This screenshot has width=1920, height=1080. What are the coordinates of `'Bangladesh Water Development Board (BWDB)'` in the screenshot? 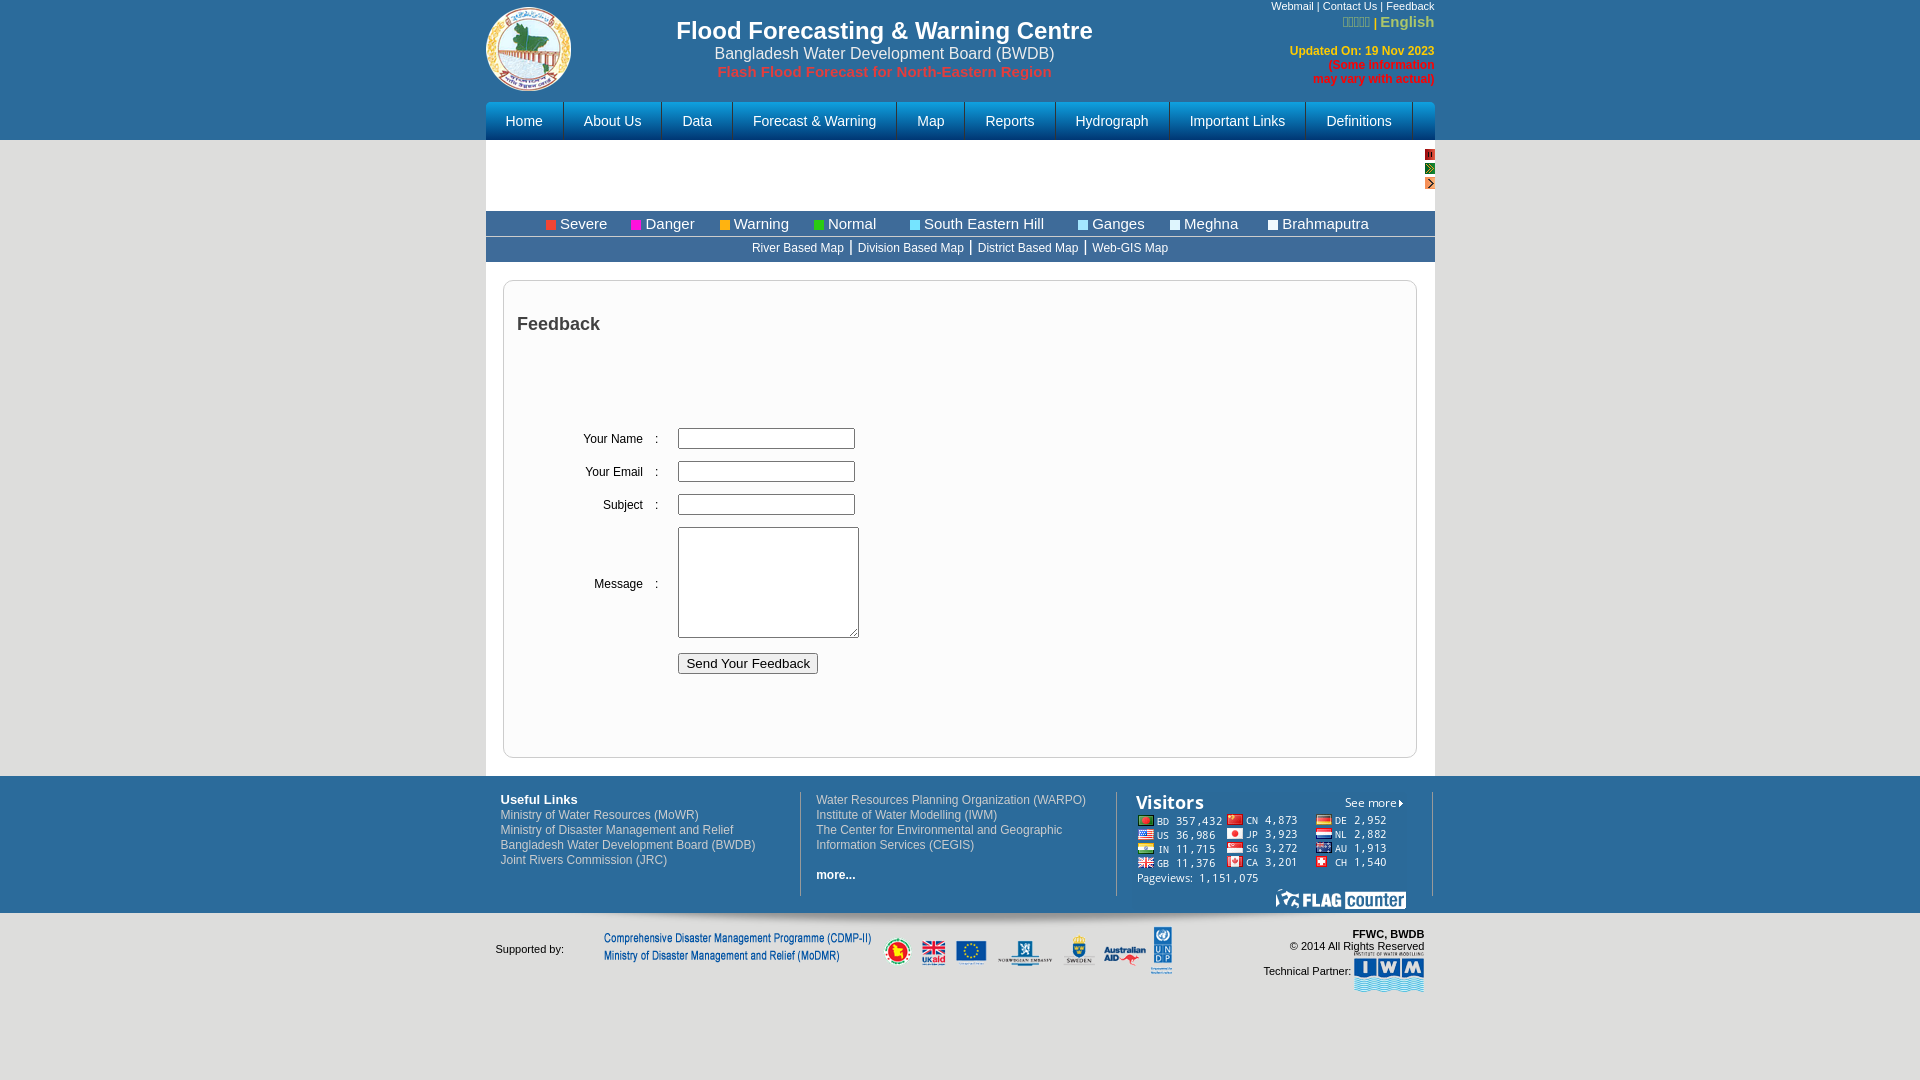 It's located at (626, 844).